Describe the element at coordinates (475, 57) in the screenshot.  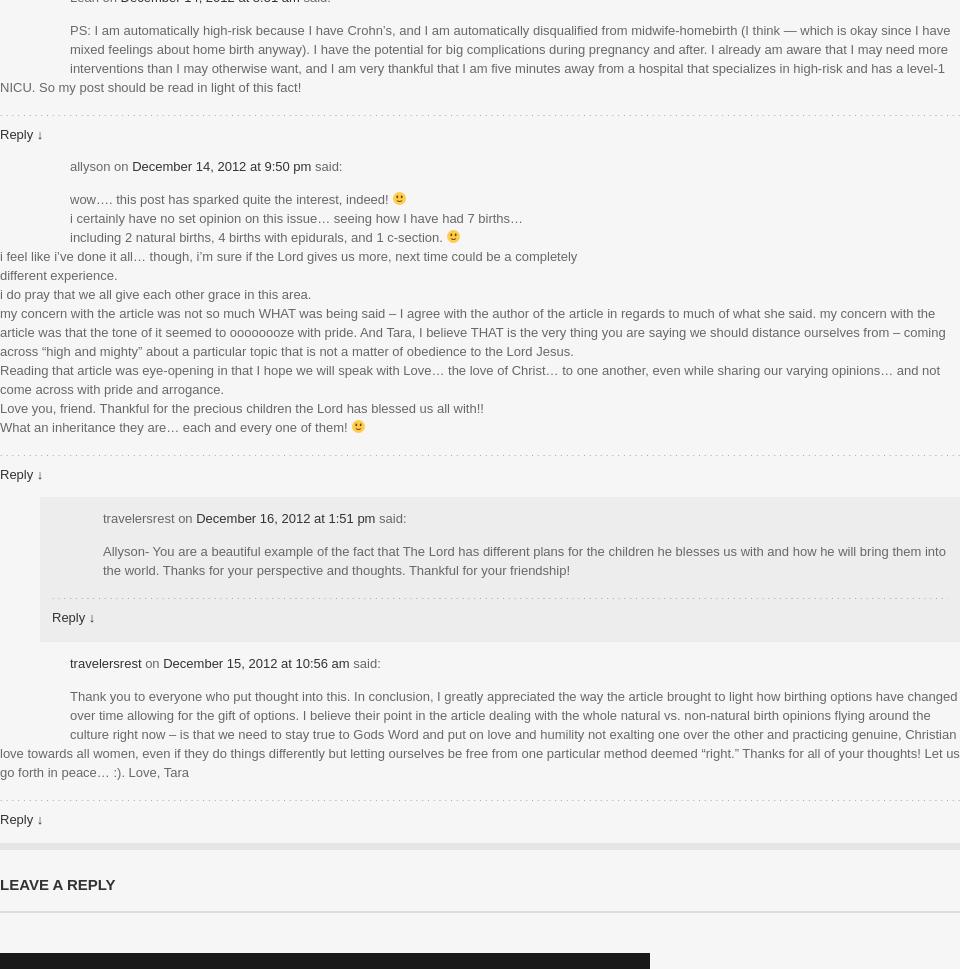
I see `'PS: I am automatically high-risk because I have Crohn’s, and I am automatically disqualified from midwife-homebirth (I think — which is okay since I have mixed feelings about home birth anyway). I have the potential for big complications during pregnancy and after. I already am aware that I may need more interventions than I may otherwise want, and I am very thankful that I am five minutes away from a hospital that specializes in high-risk and has a level-1 NICU. So my post should be read in light of this fact!'` at that location.